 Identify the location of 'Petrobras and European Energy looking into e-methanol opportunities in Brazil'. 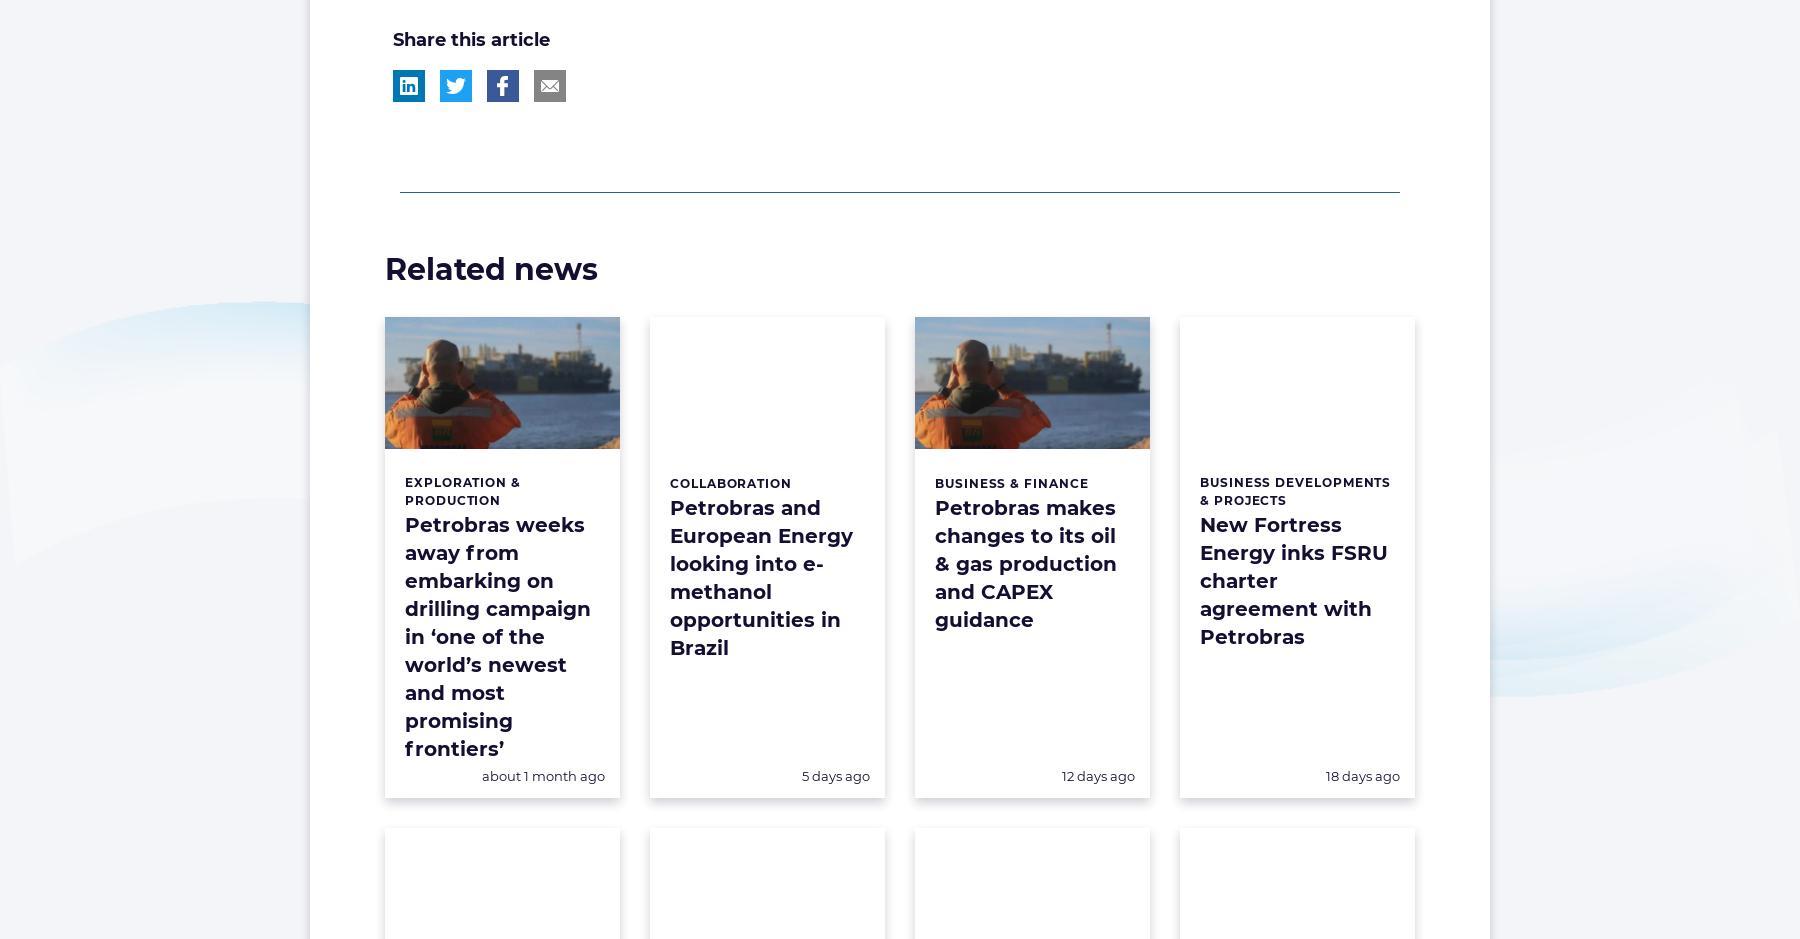
(669, 576).